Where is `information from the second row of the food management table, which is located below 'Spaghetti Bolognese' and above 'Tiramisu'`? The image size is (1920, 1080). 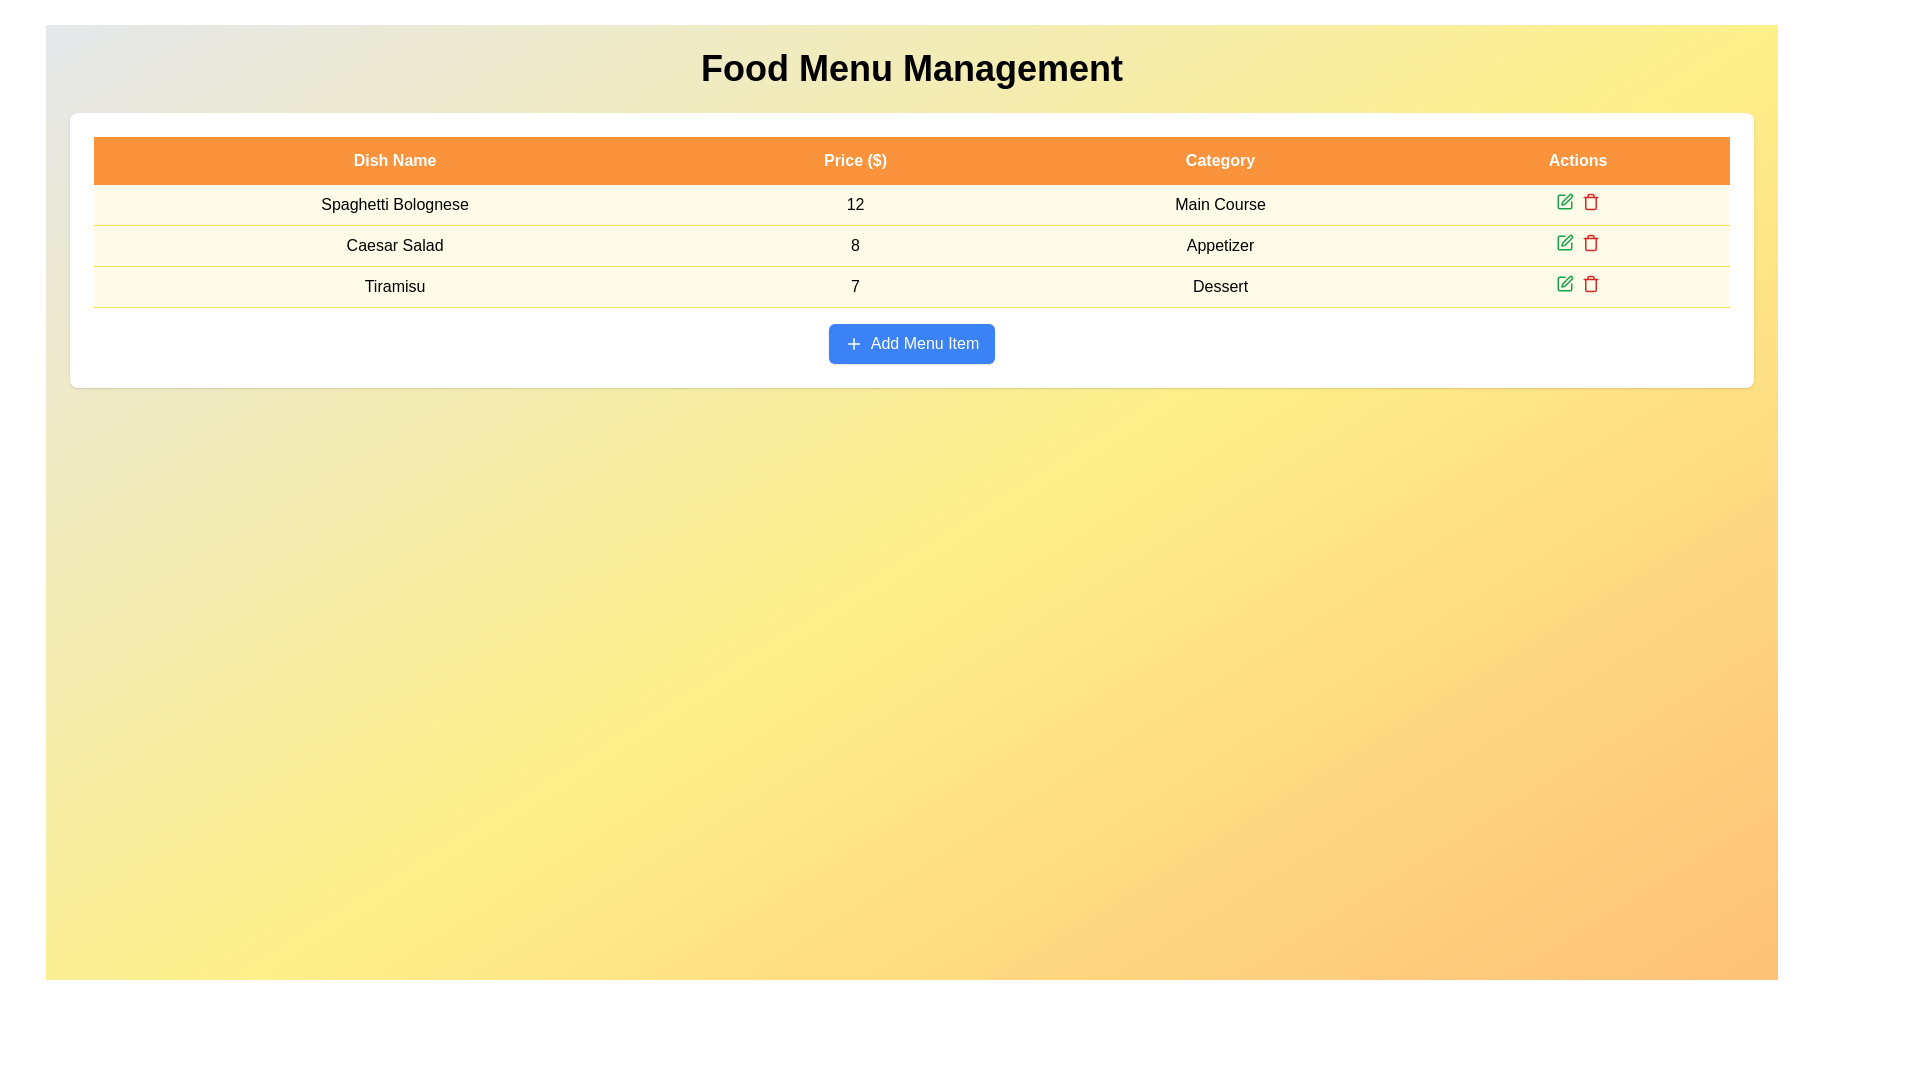
information from the second row of the food management table, which is located below 'Spaghetti Bolognese' and above 'Tiramisu' is located at coordinates (911, 245).